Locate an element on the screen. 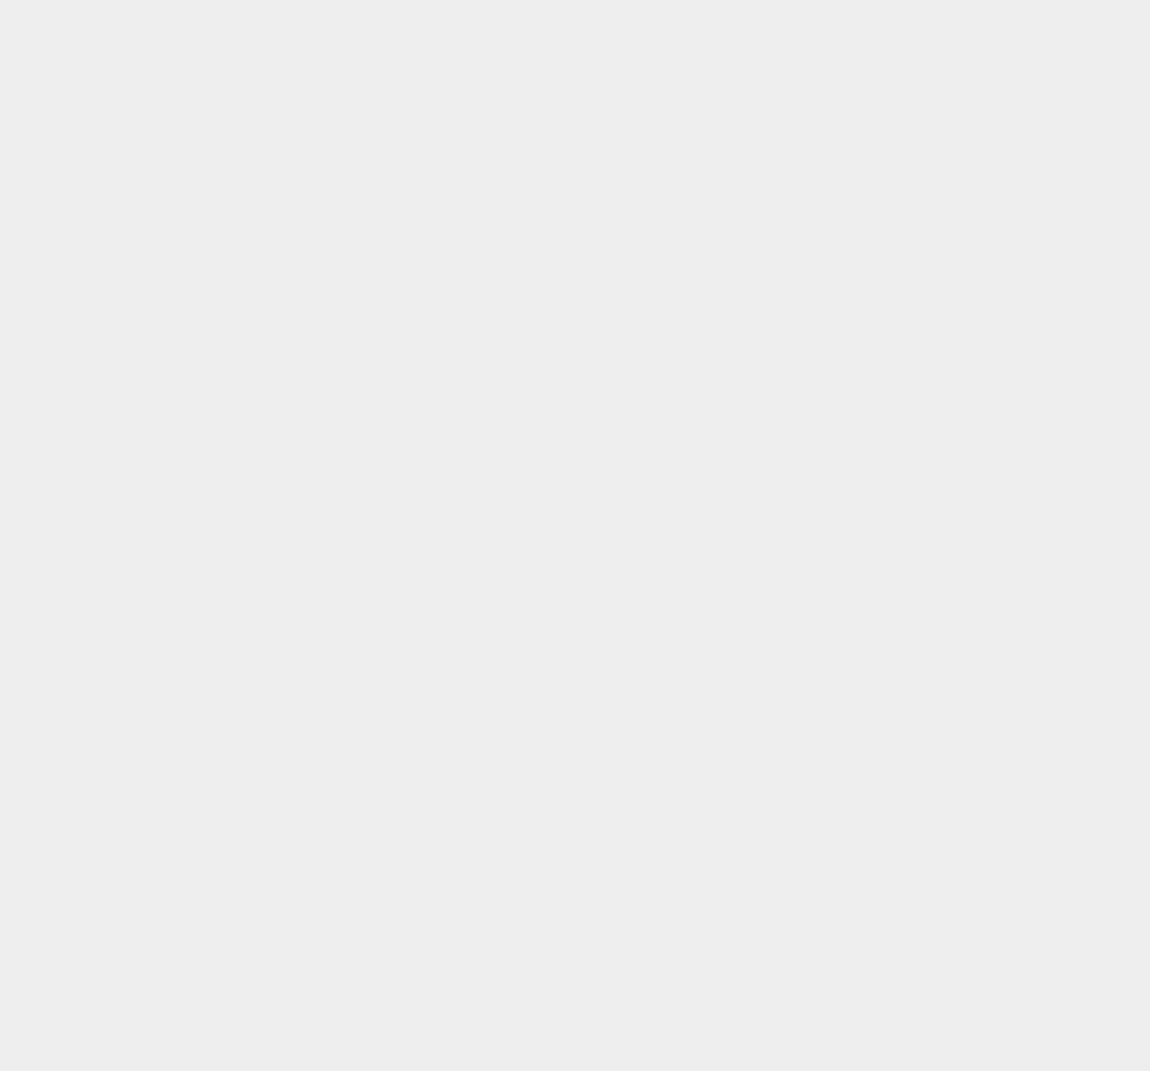 This screenshot has width=1150, height=1071. 'PDF' is located at coordinates (825, 856).